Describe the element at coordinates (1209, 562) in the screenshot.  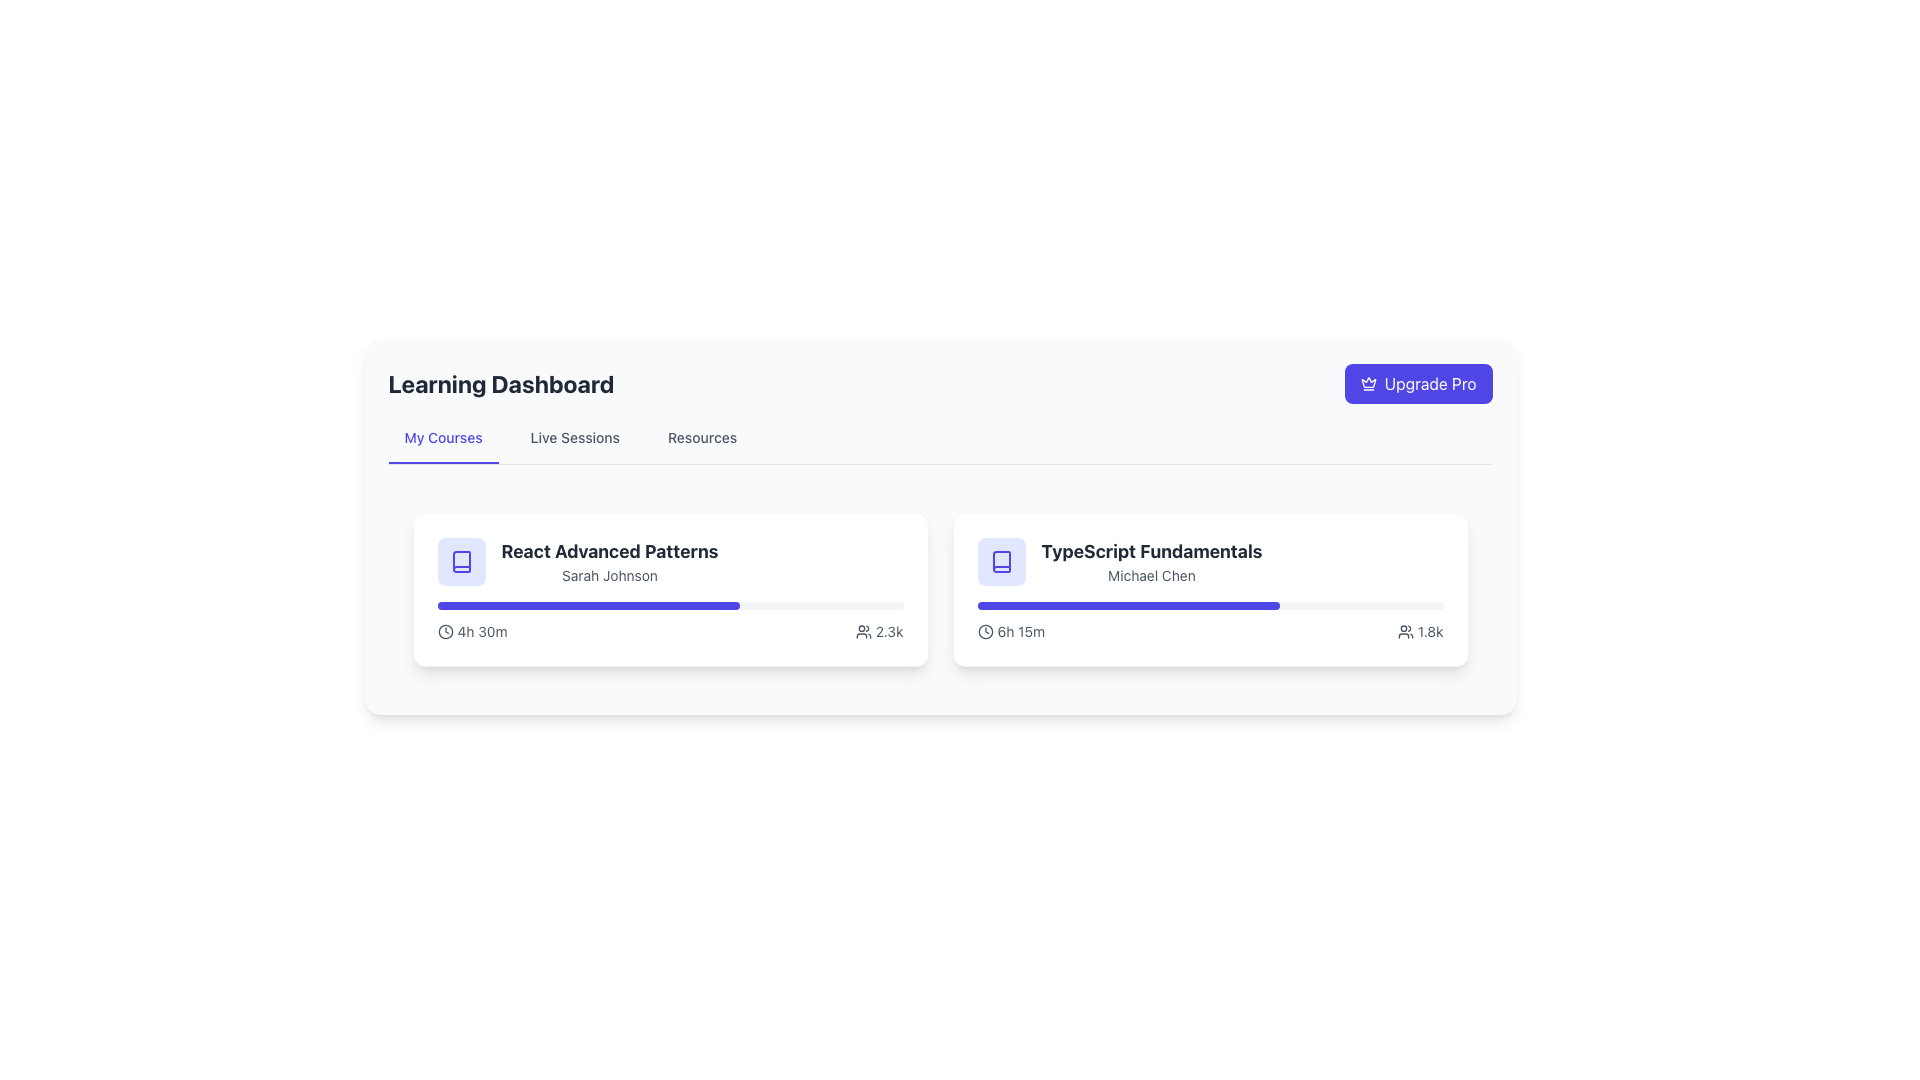
I see `the text display component that shows the course's title and instructor's name` at that location.